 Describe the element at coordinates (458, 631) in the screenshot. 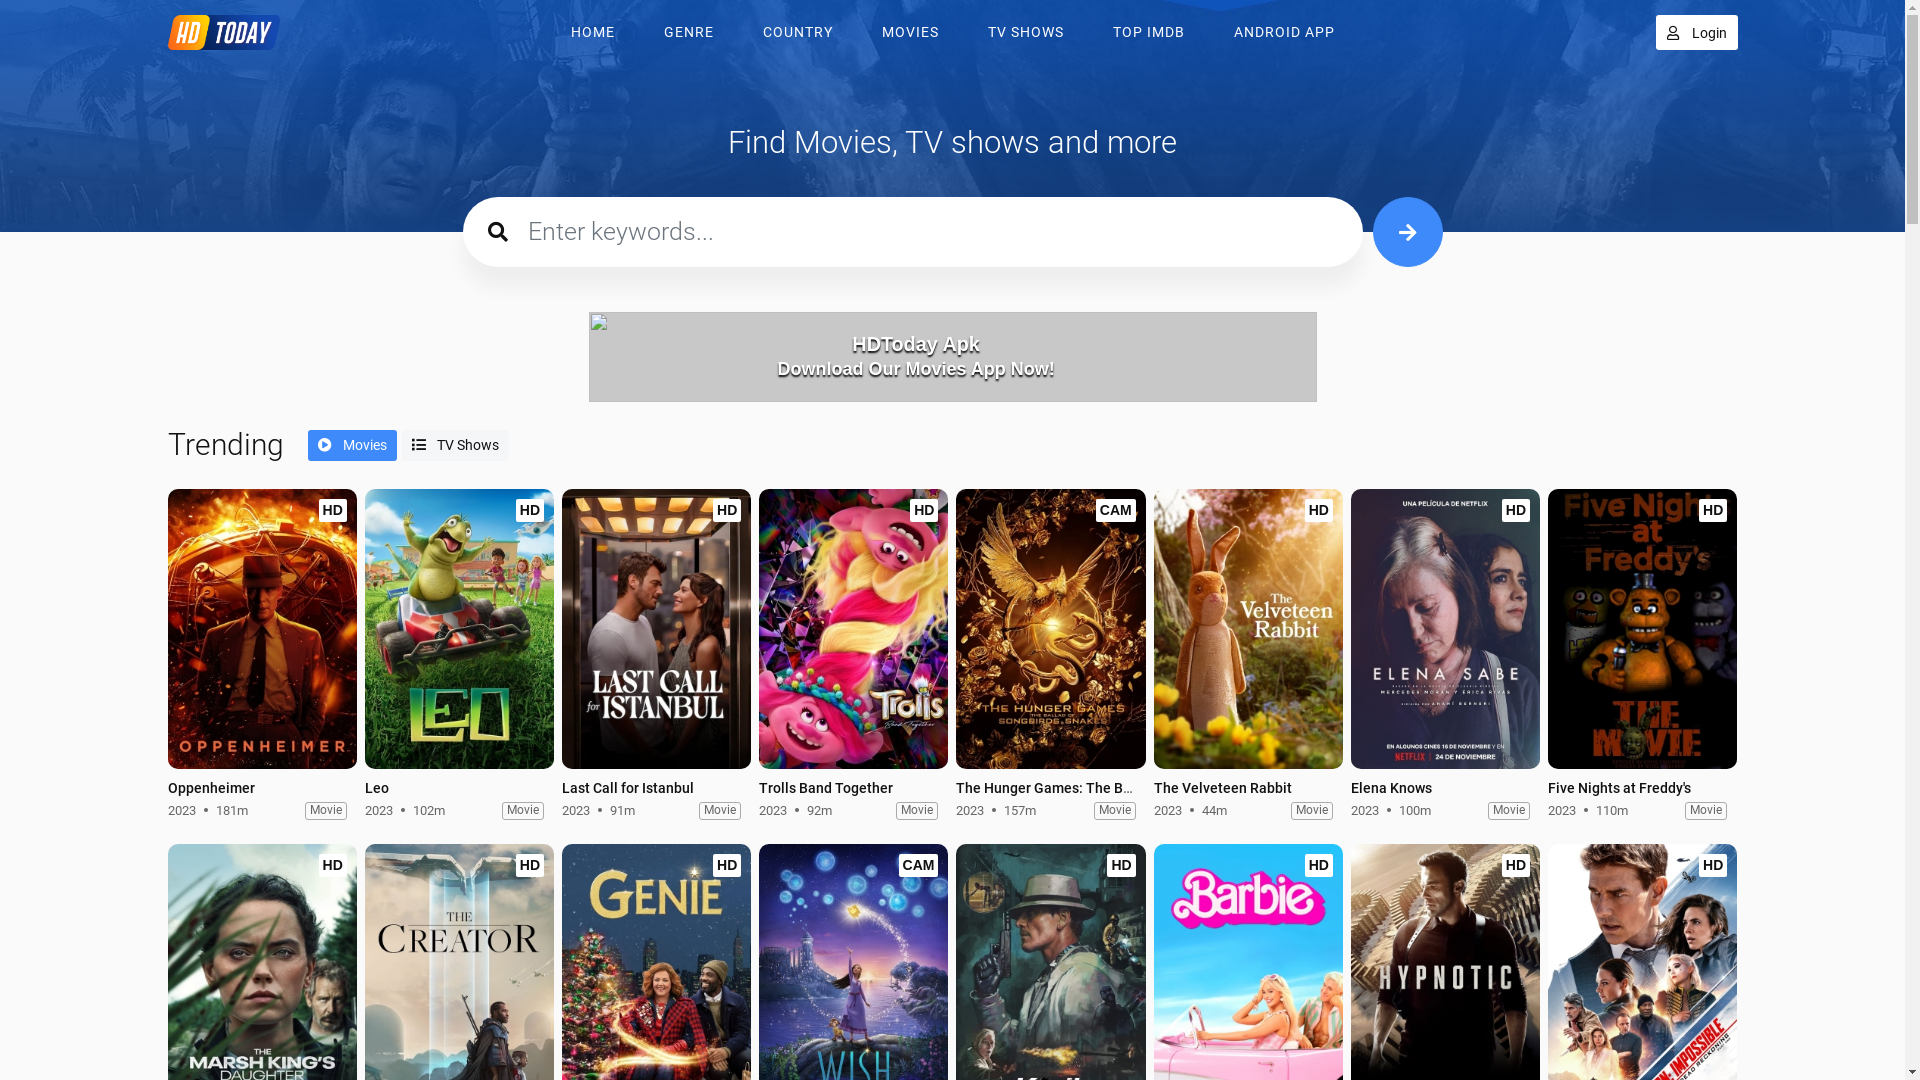

I see `'Leo'` at that location.